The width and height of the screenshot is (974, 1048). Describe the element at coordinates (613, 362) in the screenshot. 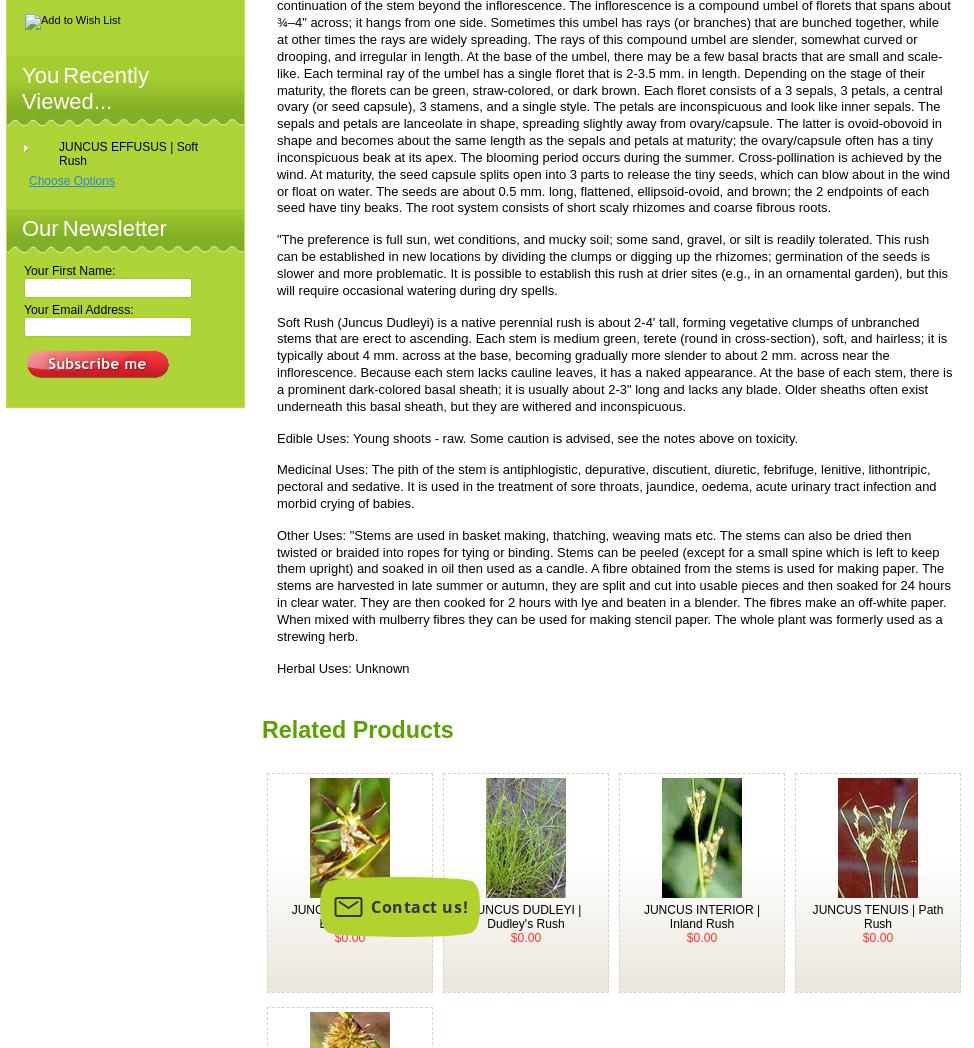

I see `'Soft Rush (Juncus Dudleyi) is a native perennial rush is about 2-4' tall, forming vegetative clumps of unbranched stems that are erect to ascending. Each stem is medium green, terete (round in cross-section), soft, and hairless; it is typically about 4 mm. across at the base, becoming gradually more slender to about 2 mm. across near the inflorescence. Because each stem lacks cauline leaves, it has a naked appearance. At the base of each stem, there is a prominent dark-colored basal sheath; it is usually about 2-3" long and lacks any blade. Older sheaths often exist underneath this basal sheath, but they are withered and inconspicuous.'` at that location.